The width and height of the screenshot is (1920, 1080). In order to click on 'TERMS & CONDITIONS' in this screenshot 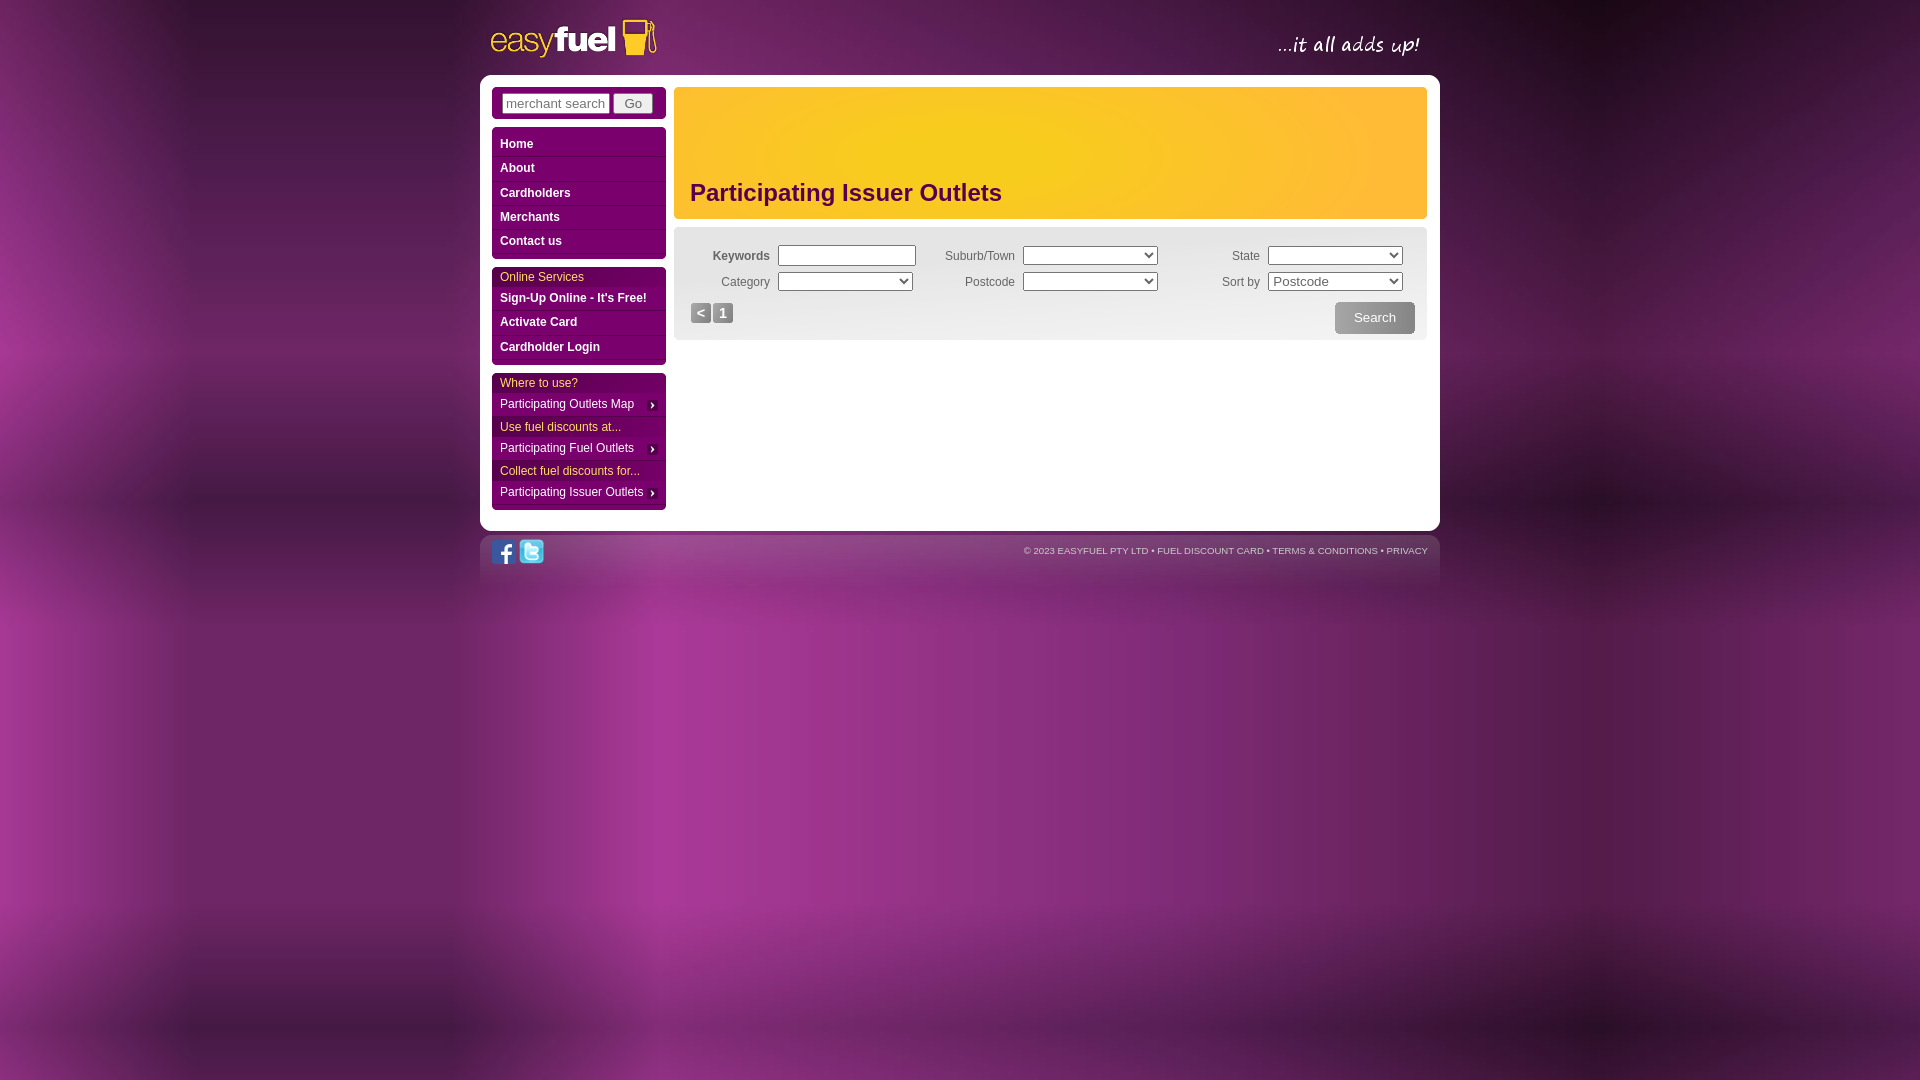, I will do `click(1324, 550)`.